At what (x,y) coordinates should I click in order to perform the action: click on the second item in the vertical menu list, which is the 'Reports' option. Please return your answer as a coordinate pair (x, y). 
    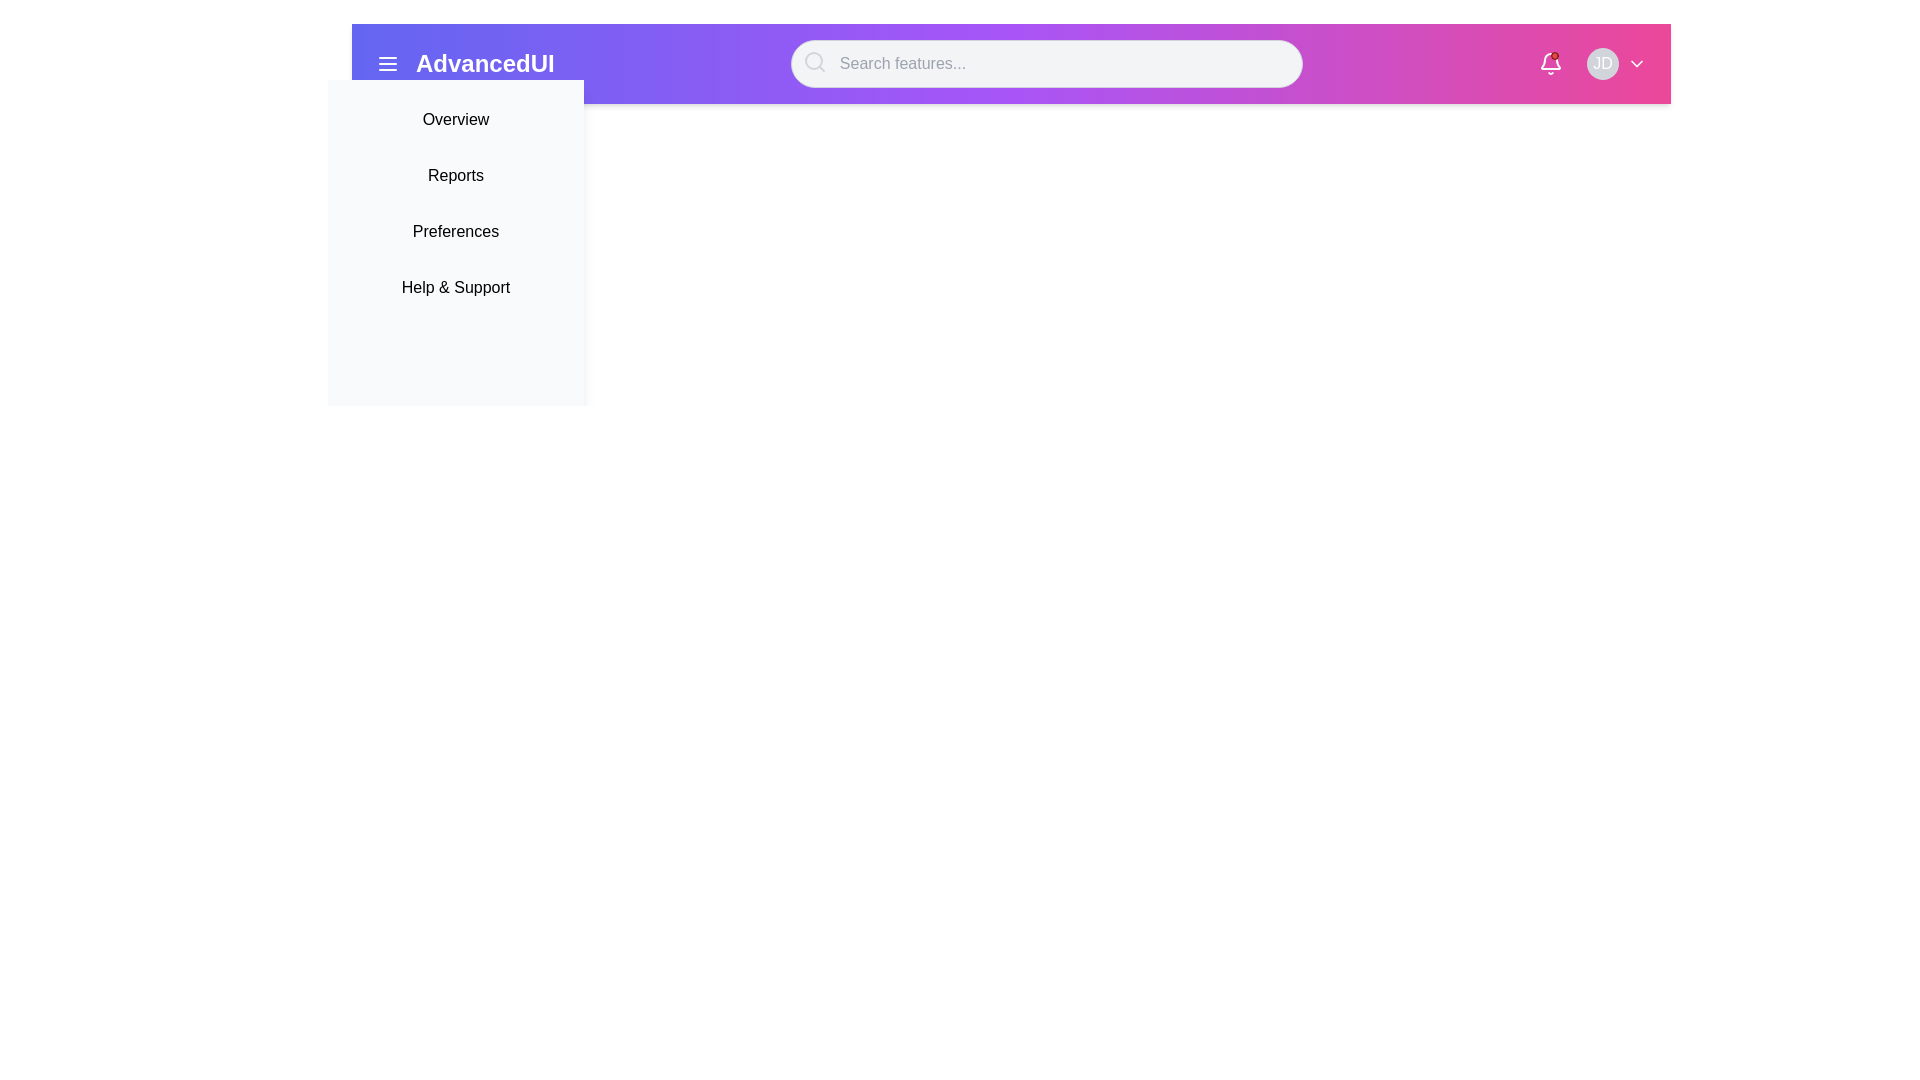
    Looking at the image, I should click on (455, 175).